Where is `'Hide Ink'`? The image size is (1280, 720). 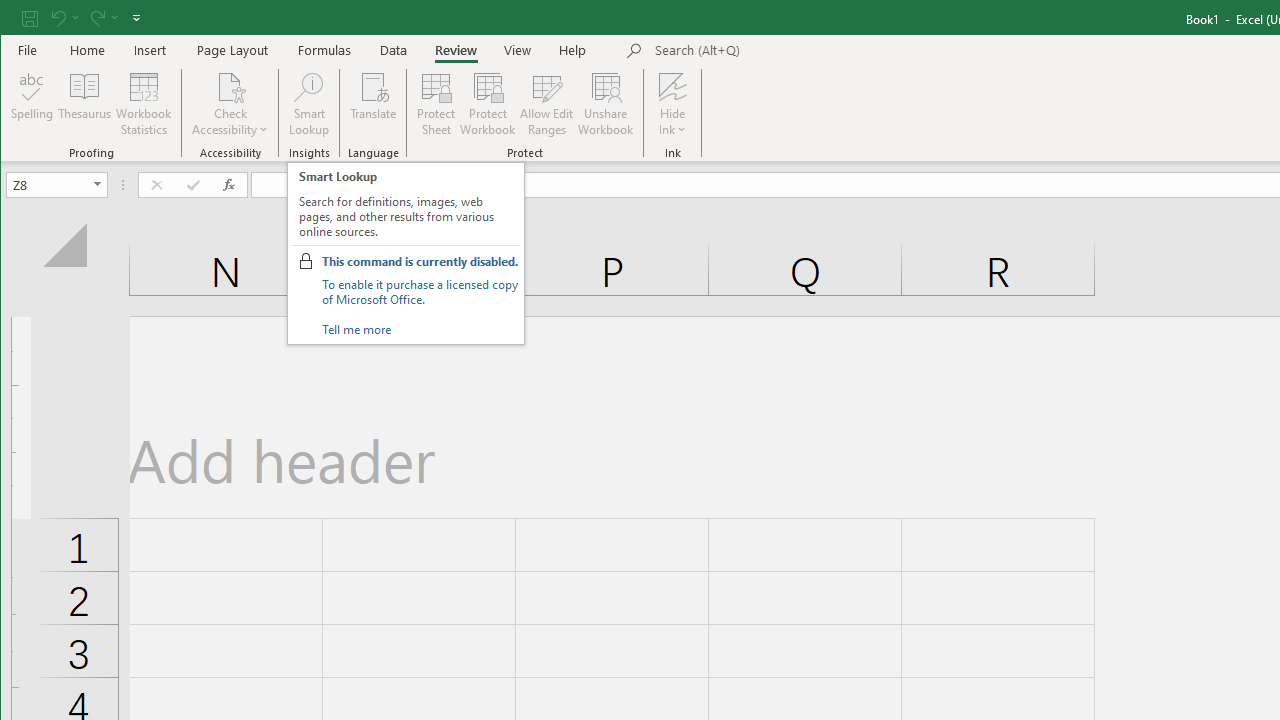 'Hide Ink' is located at coordinates (672, 85).